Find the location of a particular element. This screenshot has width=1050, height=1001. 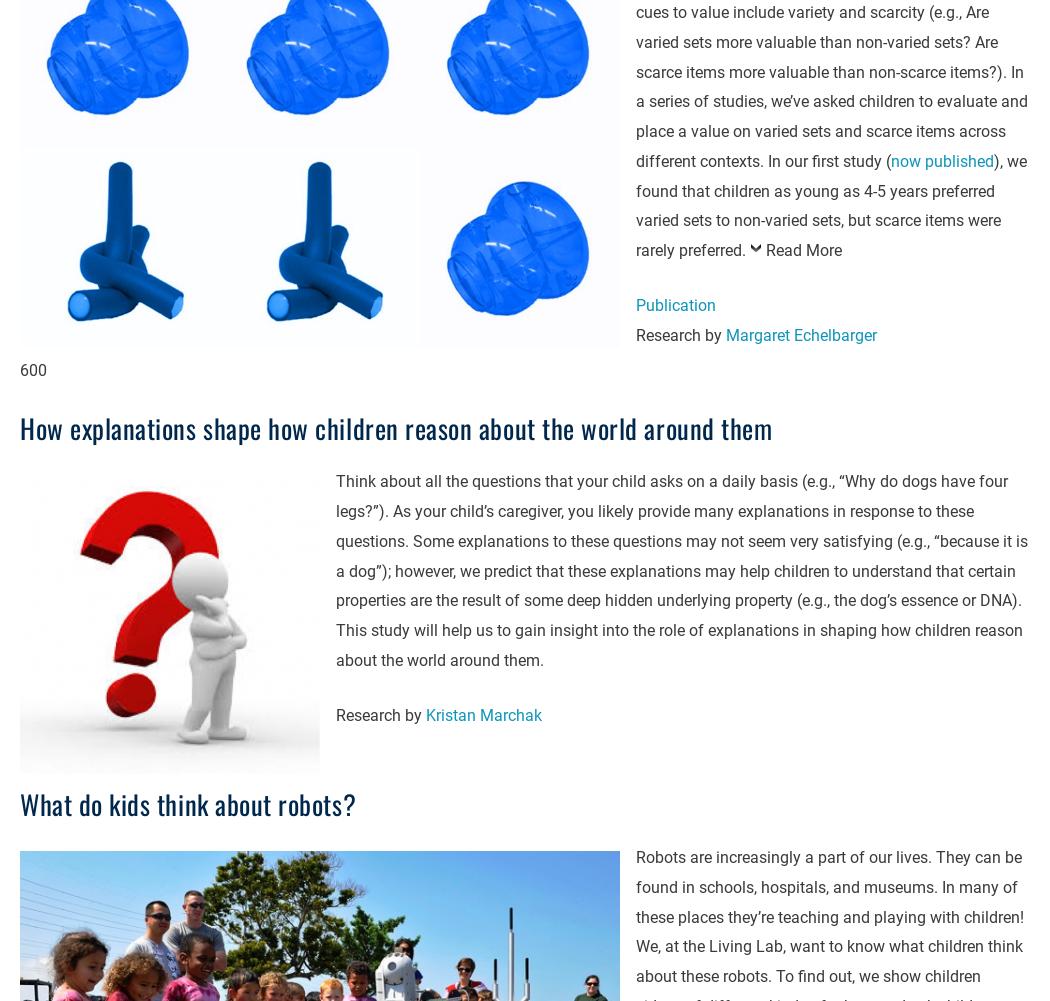

'What do kids think about robots?' is located at coordinates (187, 802).